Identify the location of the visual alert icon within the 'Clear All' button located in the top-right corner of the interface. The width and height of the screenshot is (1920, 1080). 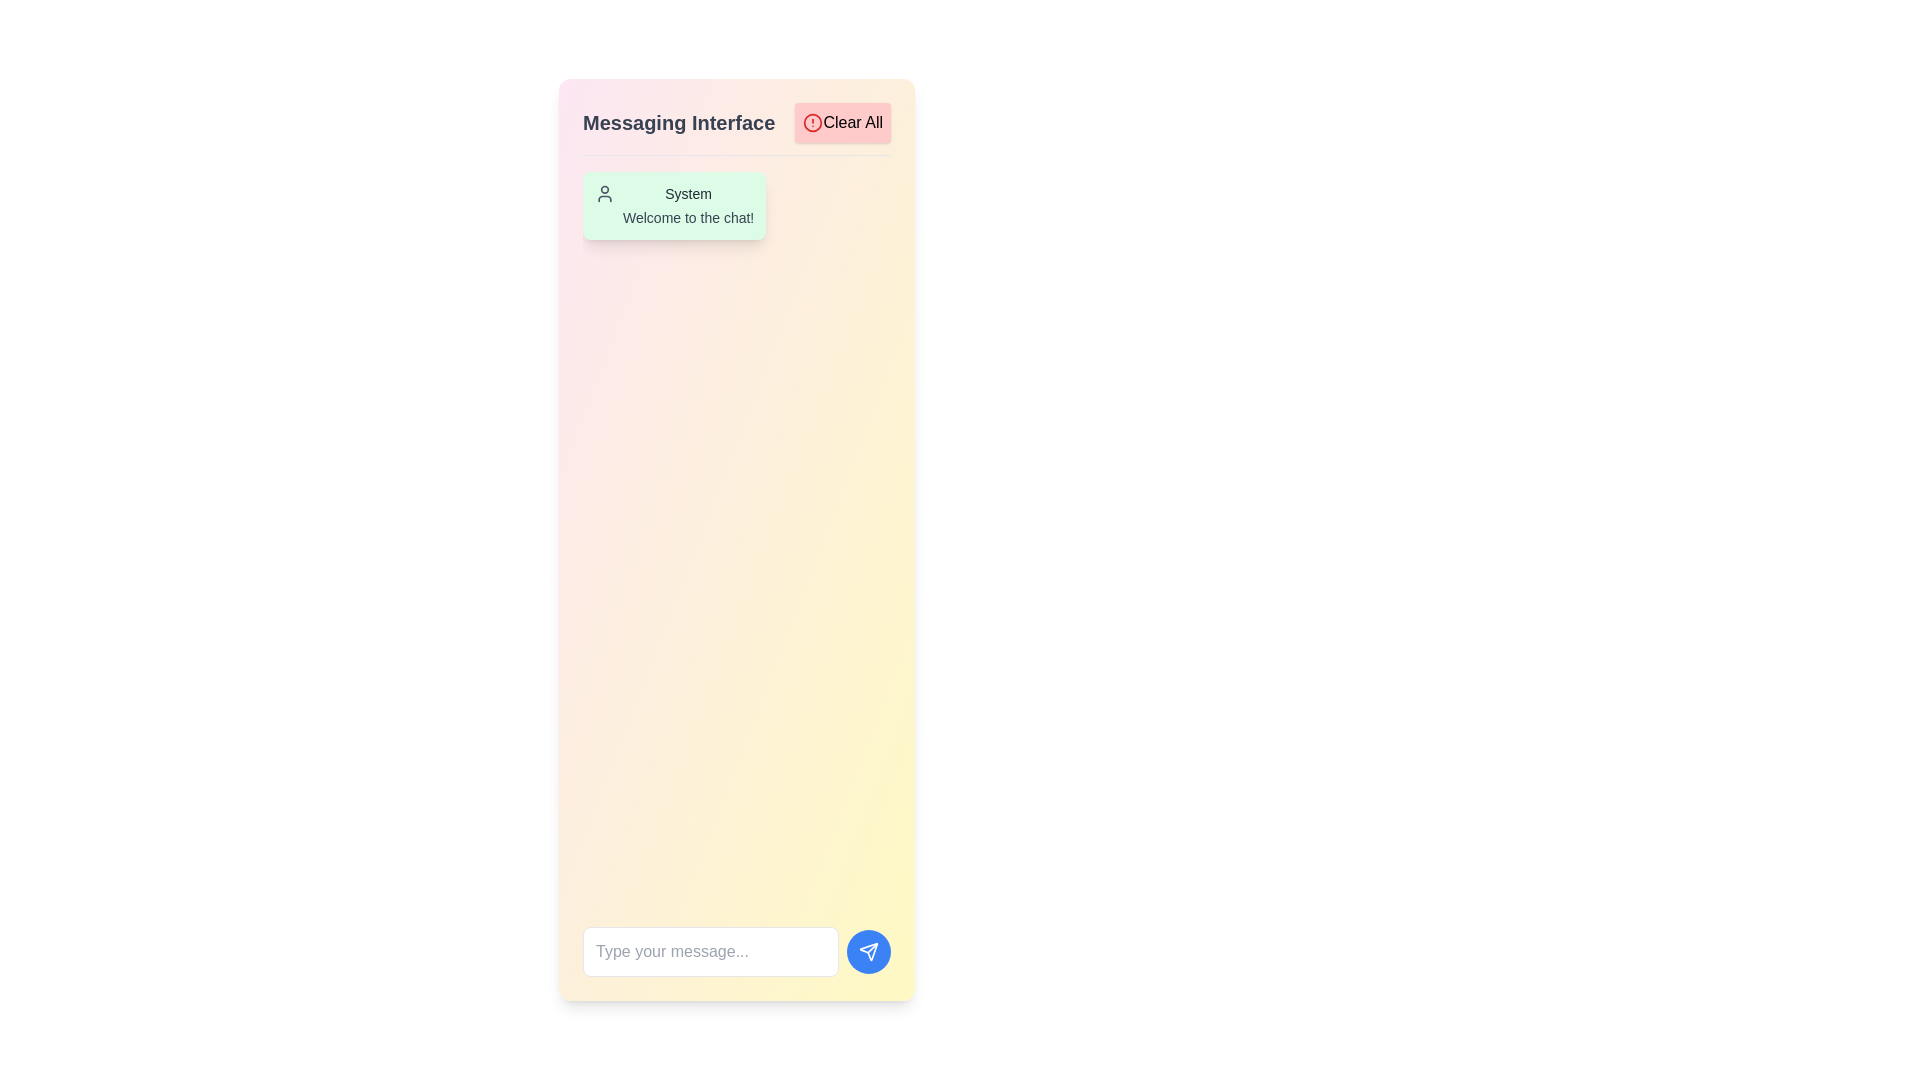
(813, 123).